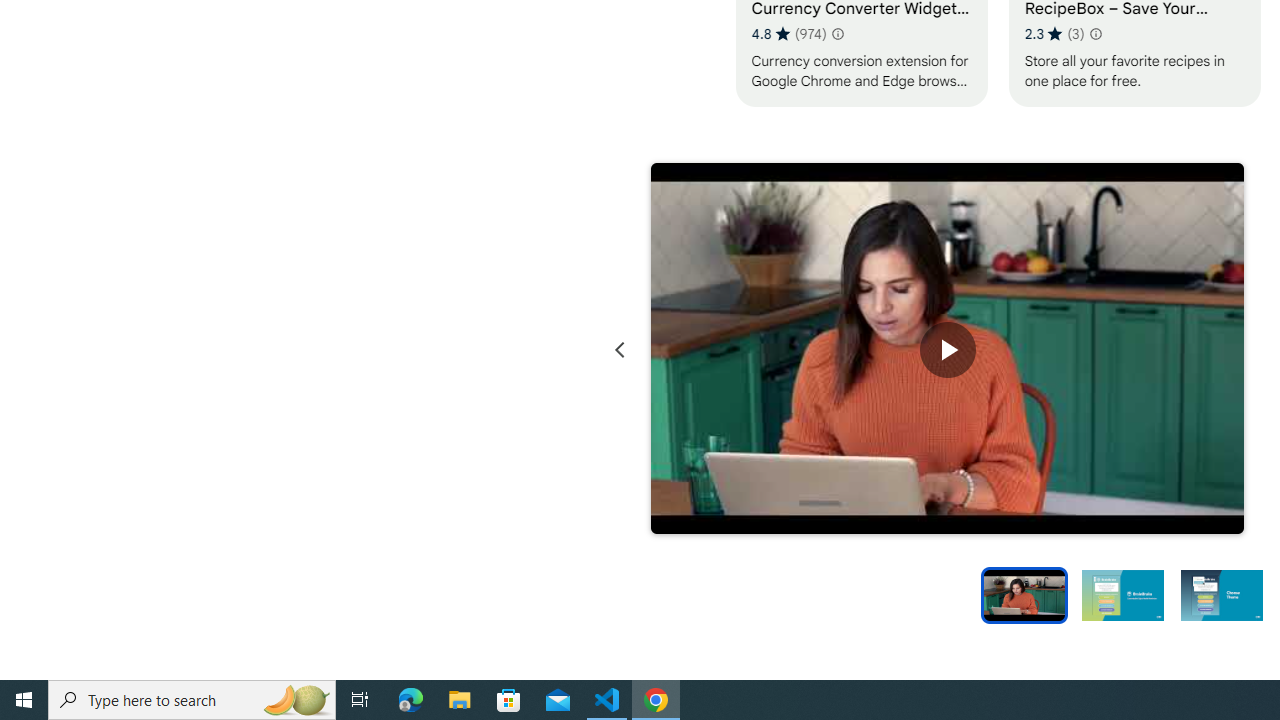 This screenshot has width=1280, height=720. What do you see at coordinates (788, 33) in the screenshot?
I see `'Average rating 4.8 out of 5 stars. 974 ratings.'` at bounding box center [788, 33].